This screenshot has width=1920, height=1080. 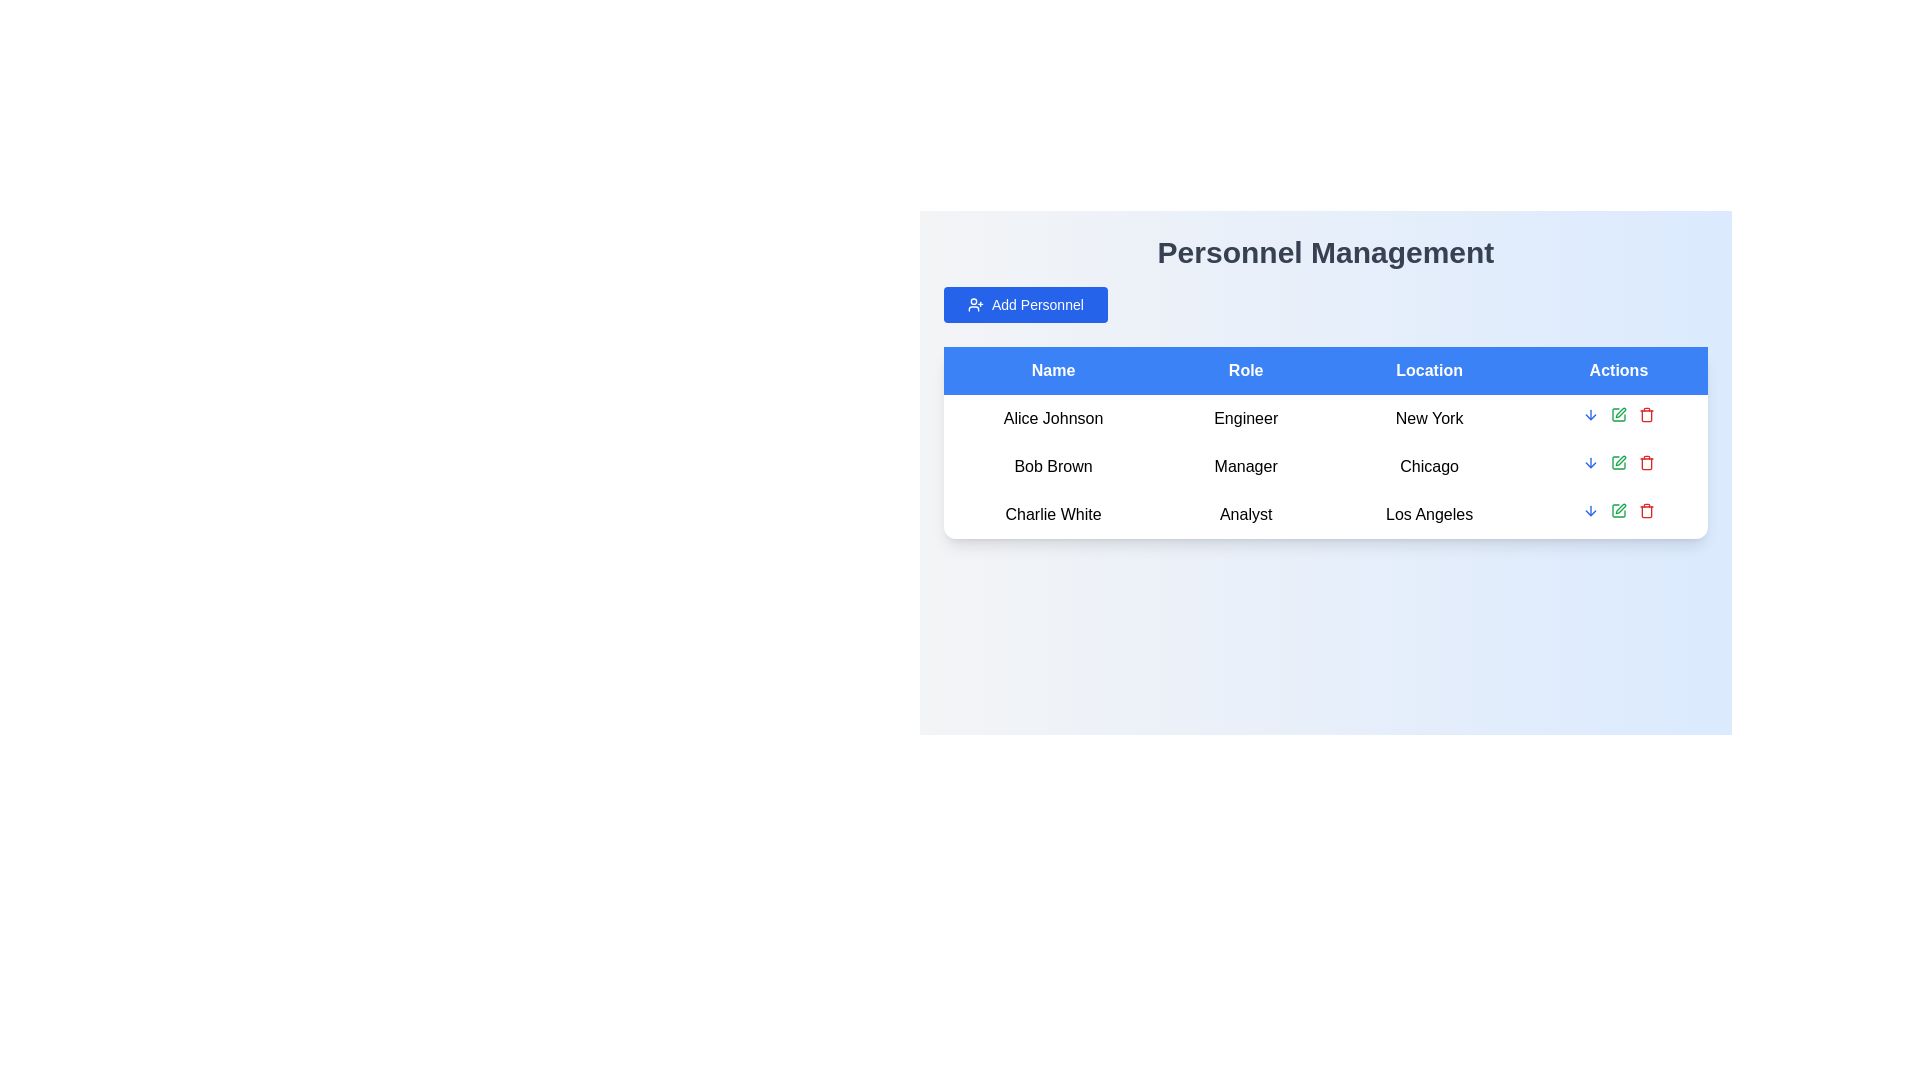 I want to click on the blue downward arrow icon located in the third row of the 'Actions' column of the table, so click(x=1589, y=509).